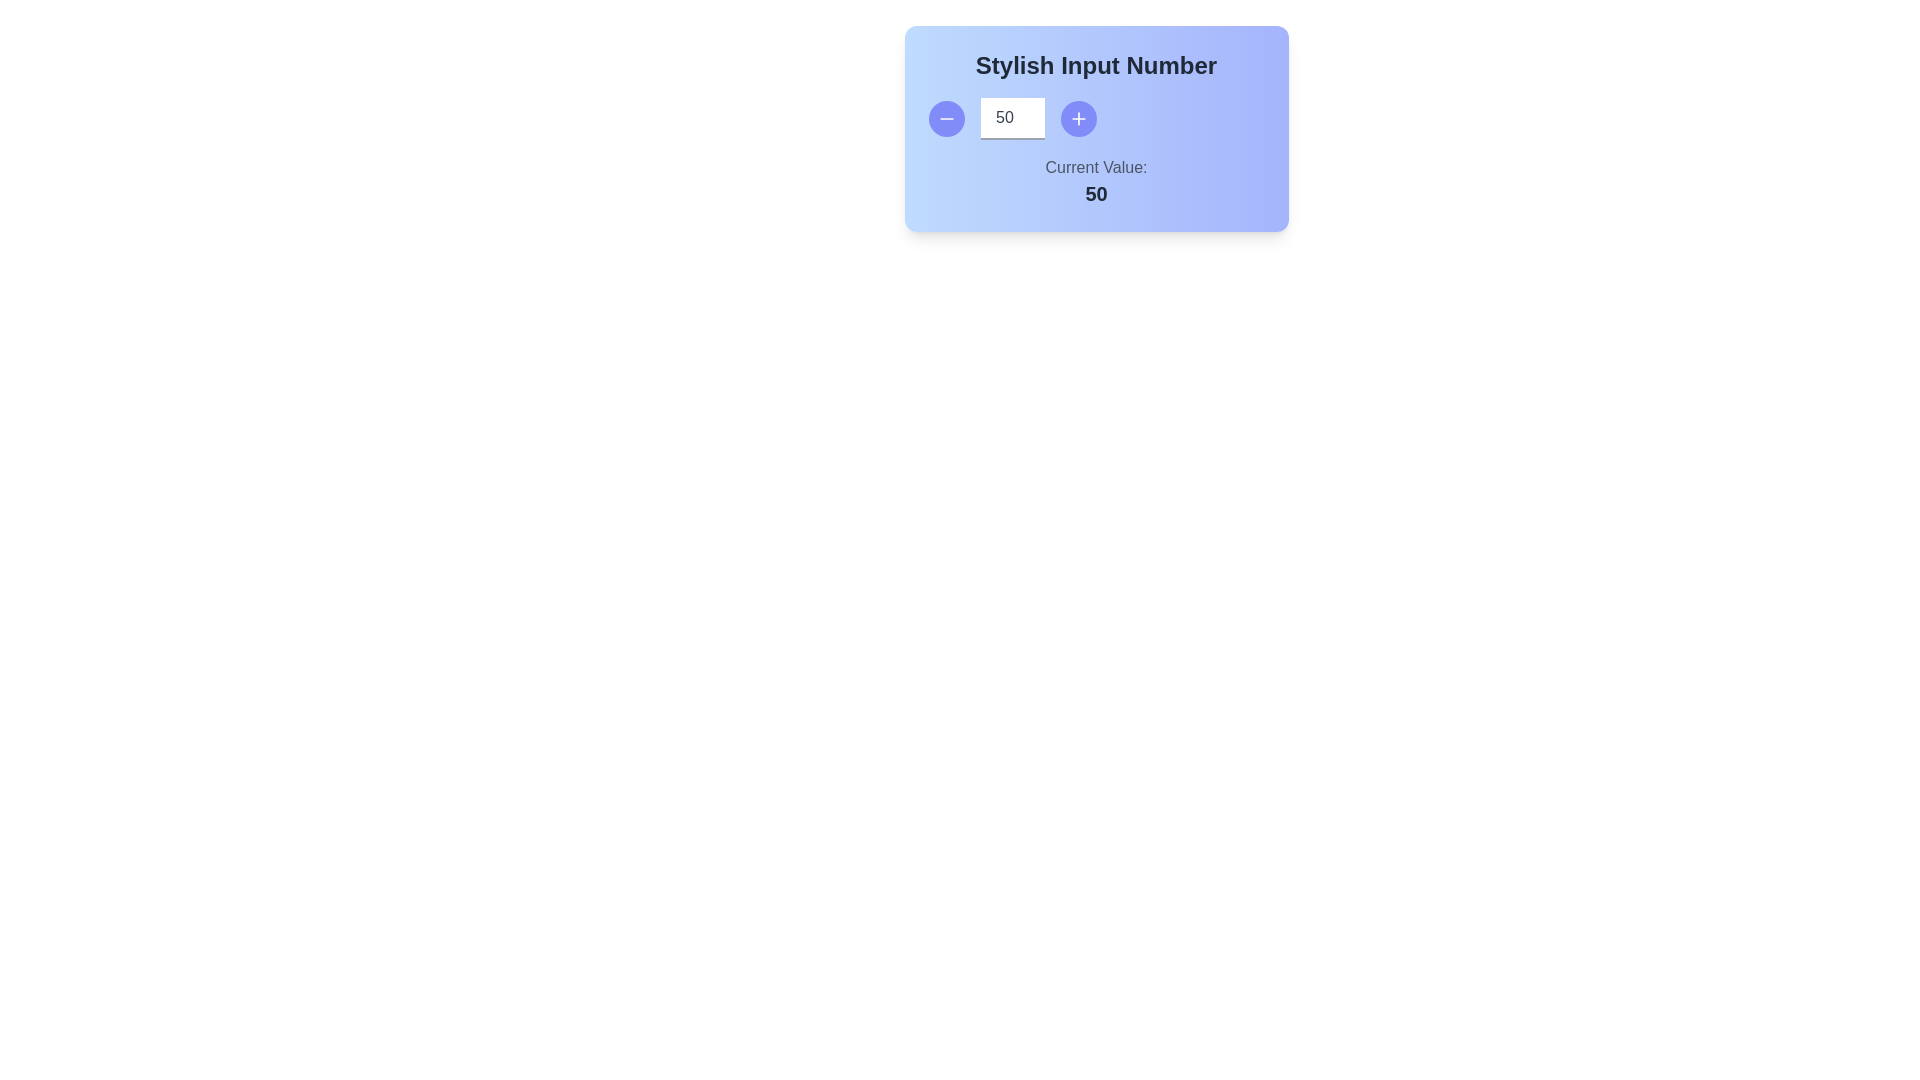  I want to click on the static text label indicating that the number '50' represents the current value, which is located within the 'Stylish Input Number' box, positioned above the numeric value '50', so click(1095, 167).